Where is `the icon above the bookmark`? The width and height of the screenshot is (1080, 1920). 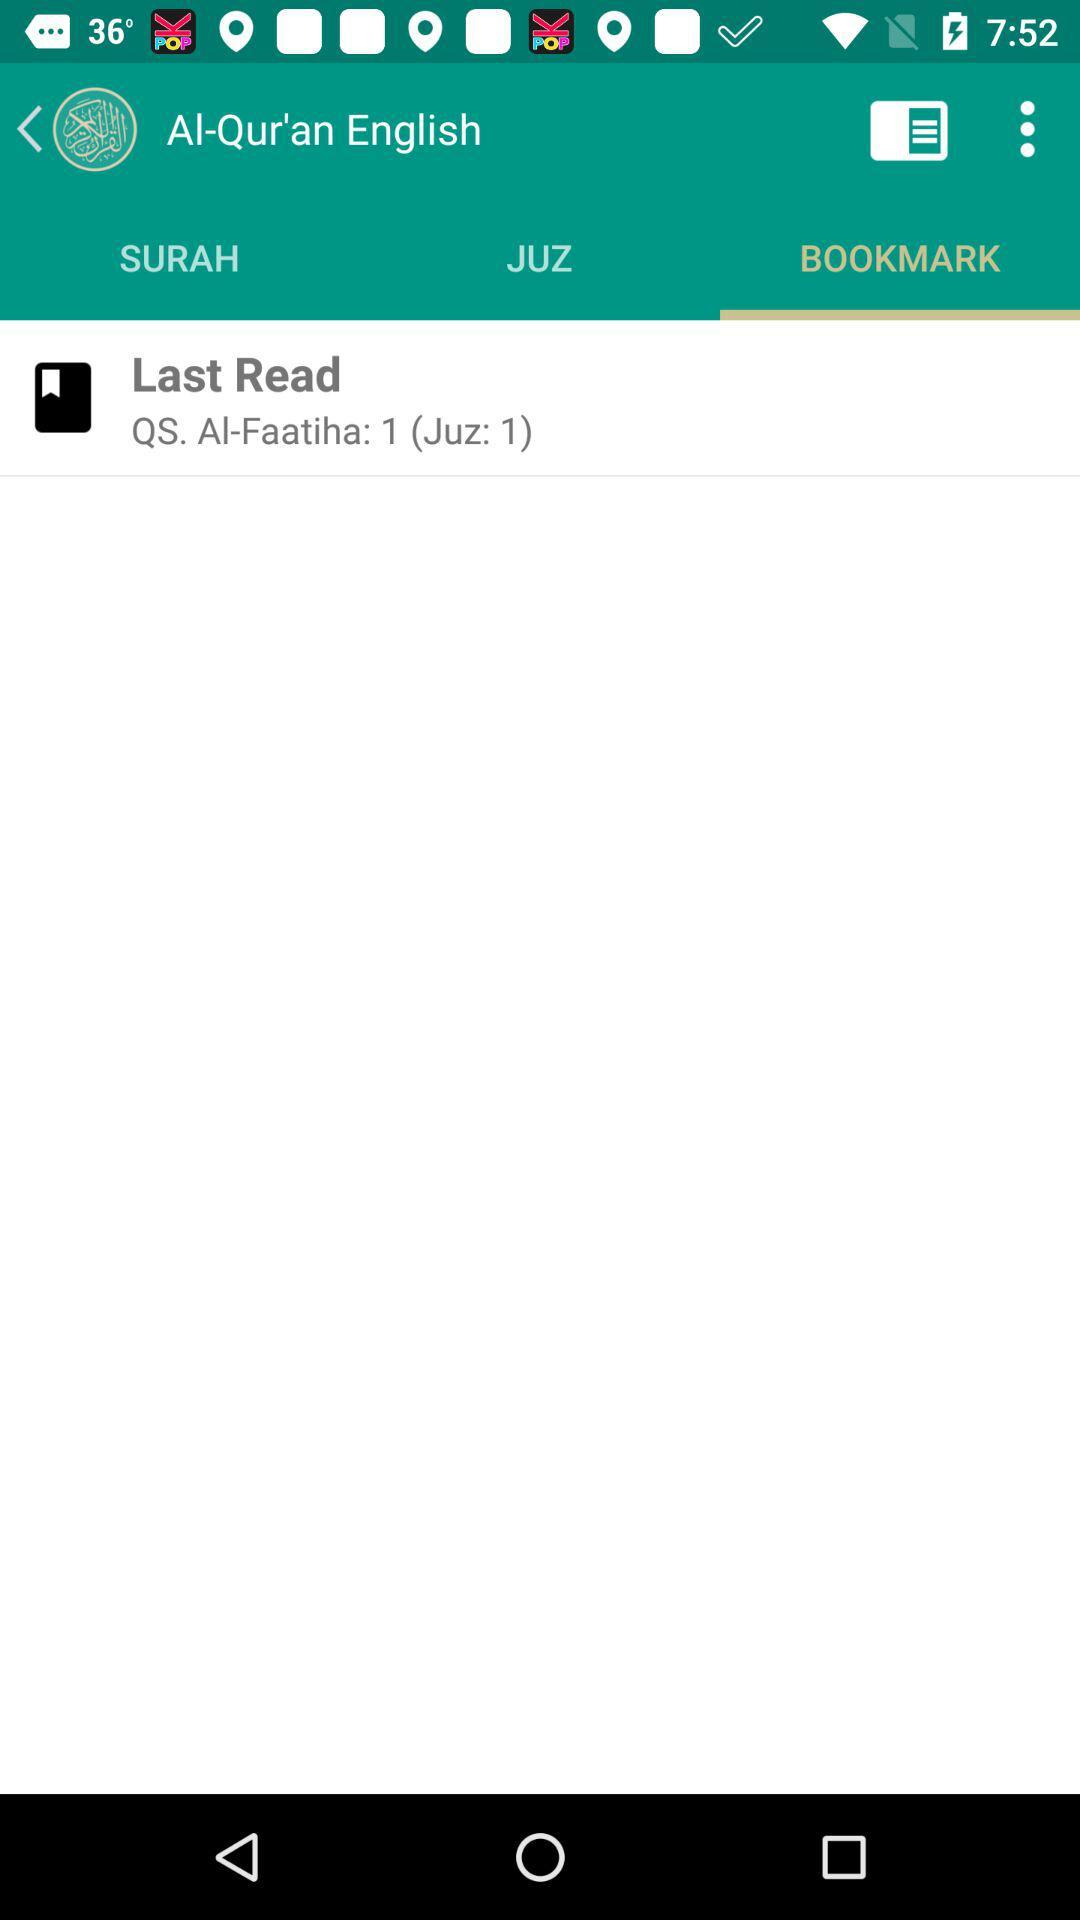 the icon above the bookmark is located at coordinates (909, 127).